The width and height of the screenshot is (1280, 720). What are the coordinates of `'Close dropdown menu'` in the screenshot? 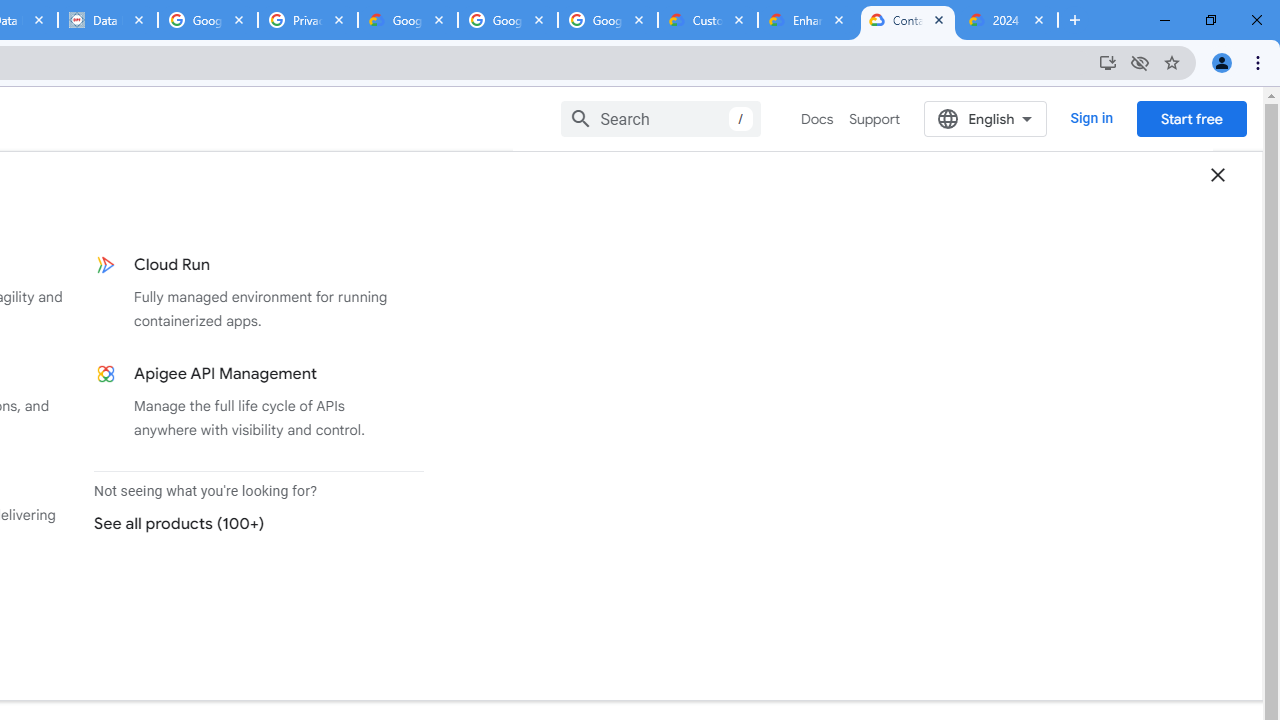 It's located at (1216, 173).